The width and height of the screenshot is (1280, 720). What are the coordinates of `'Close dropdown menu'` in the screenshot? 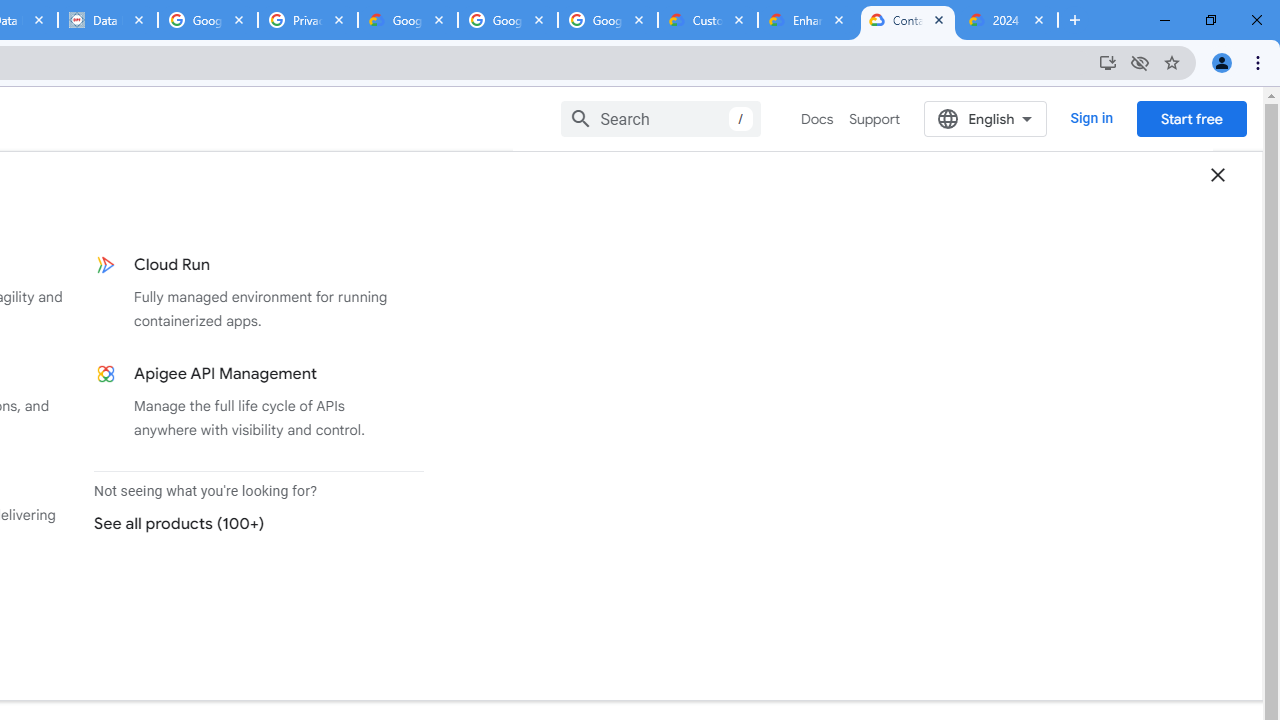 It's located at (1216, 173).